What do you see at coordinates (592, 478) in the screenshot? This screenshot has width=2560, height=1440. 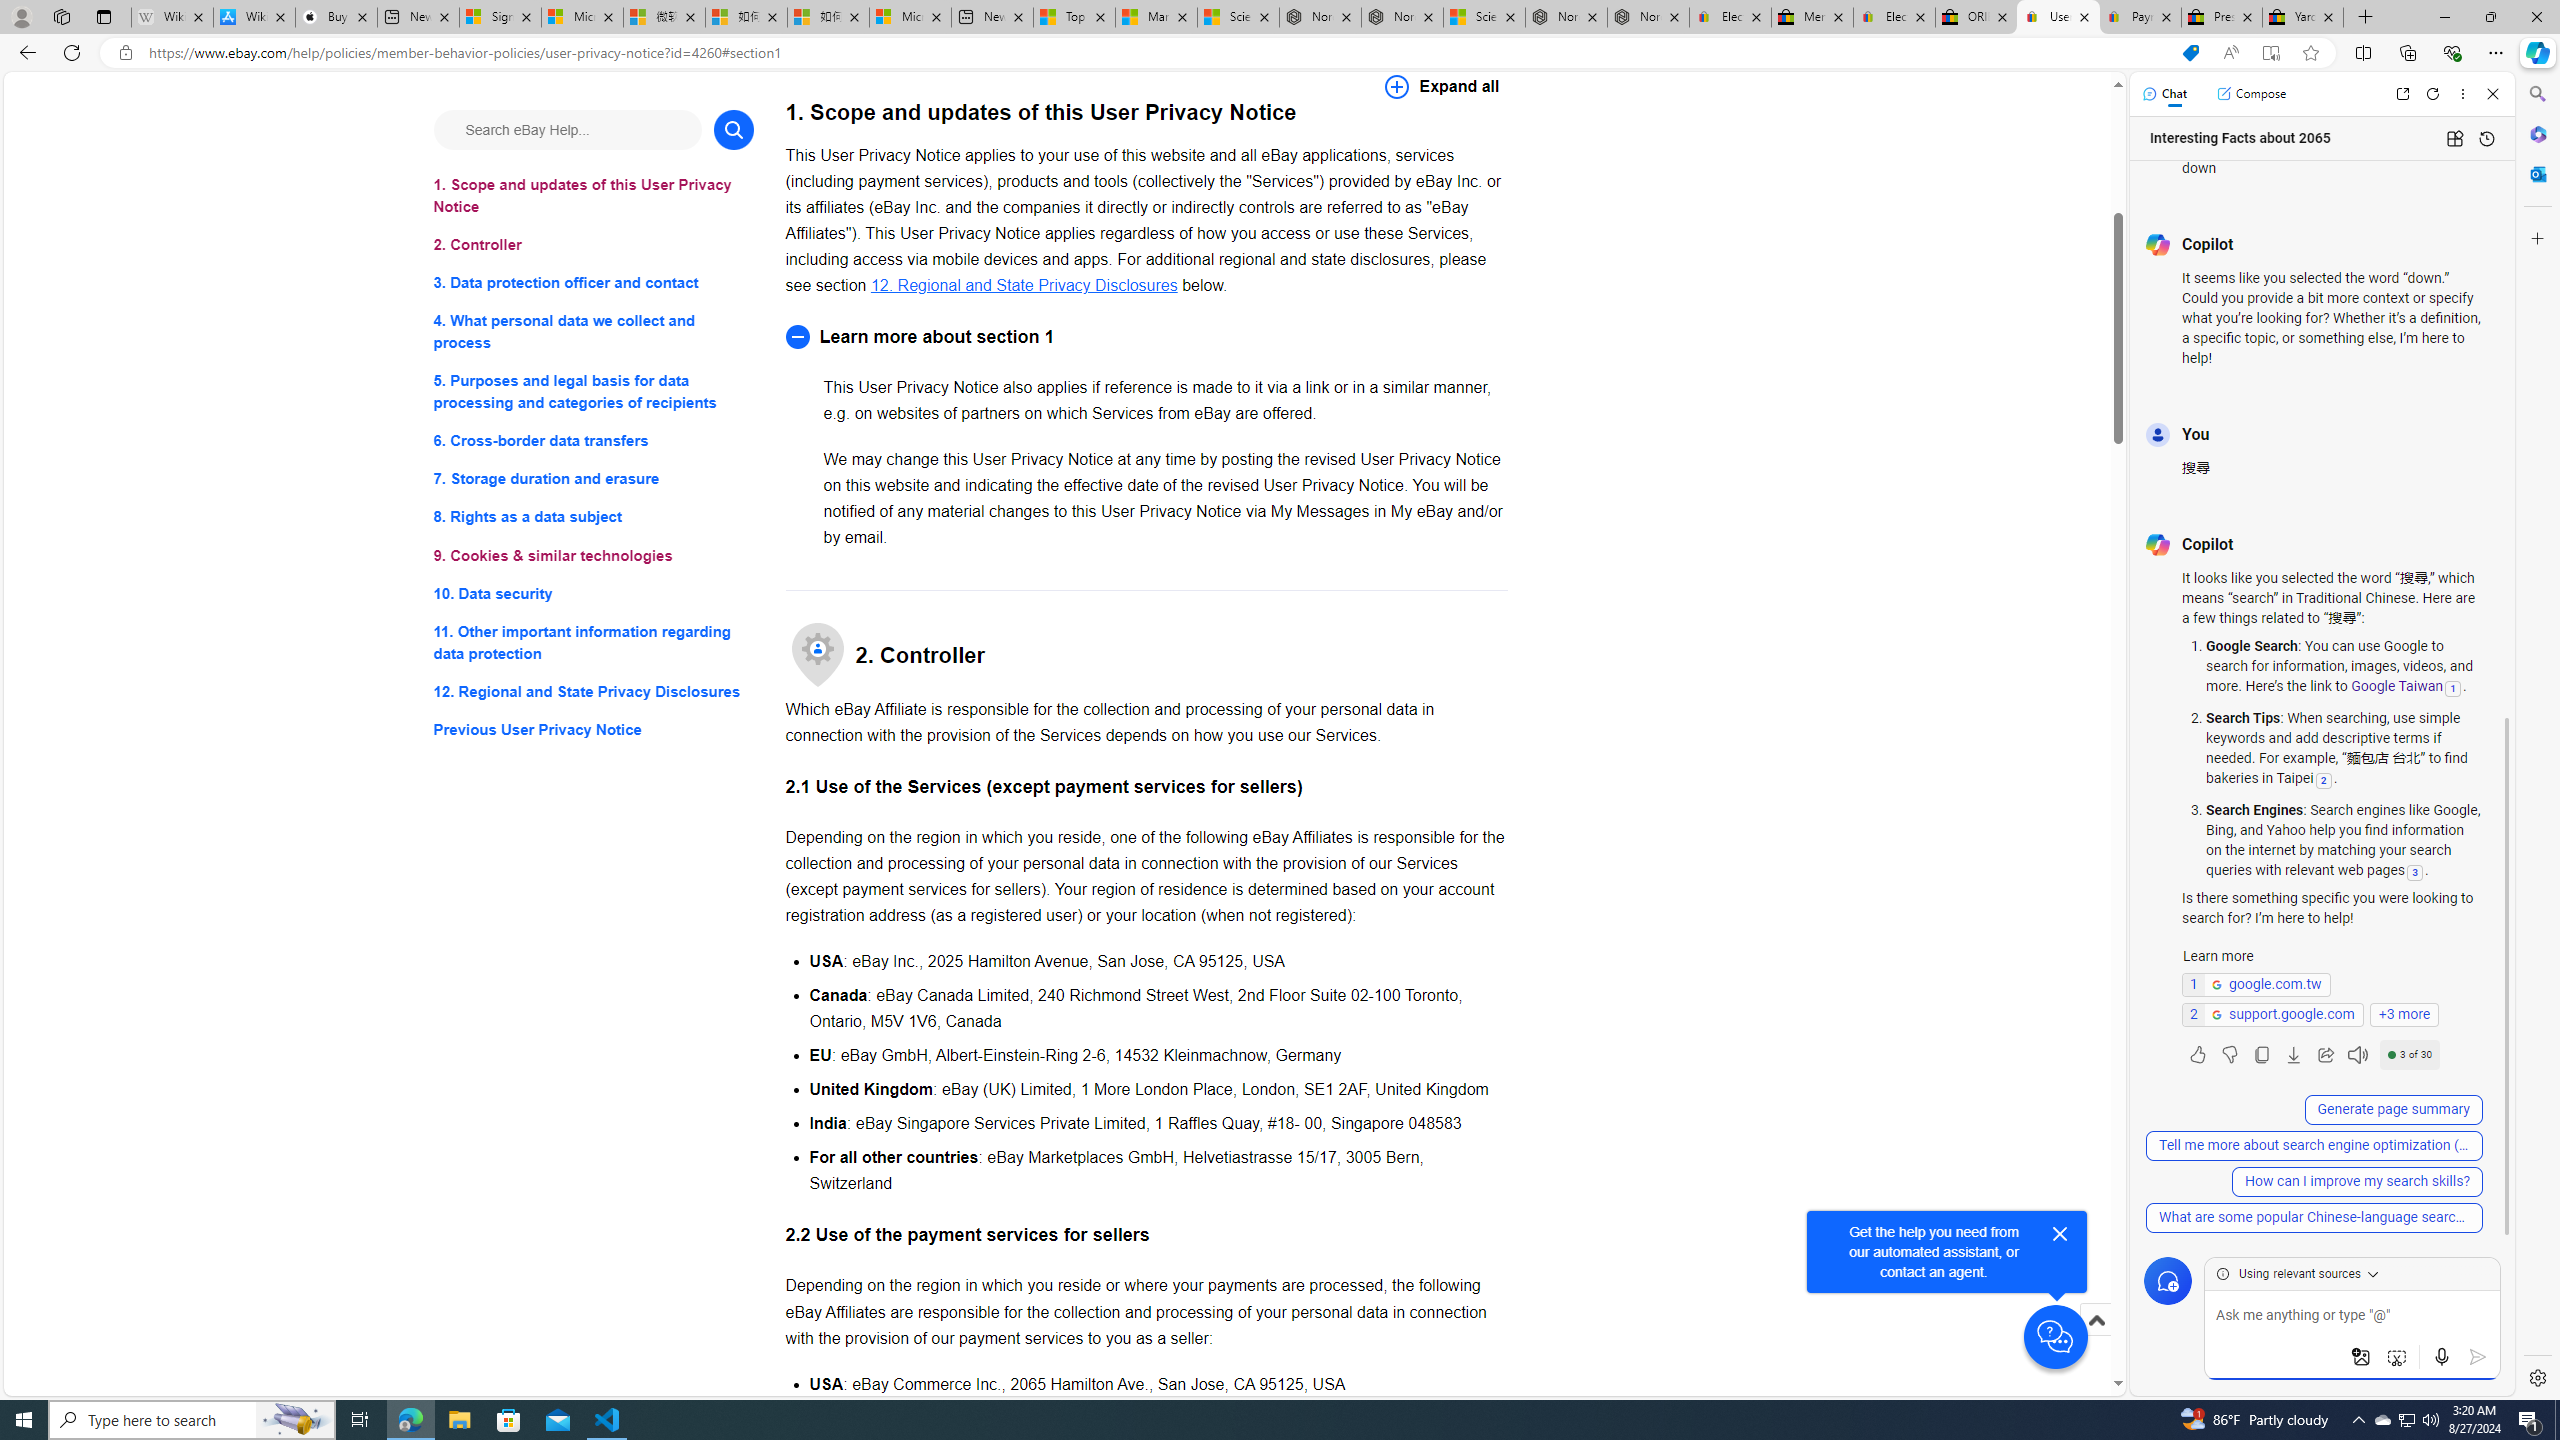 I see `'7. Storage duration and erasure'` at bounding box center [592, 478].